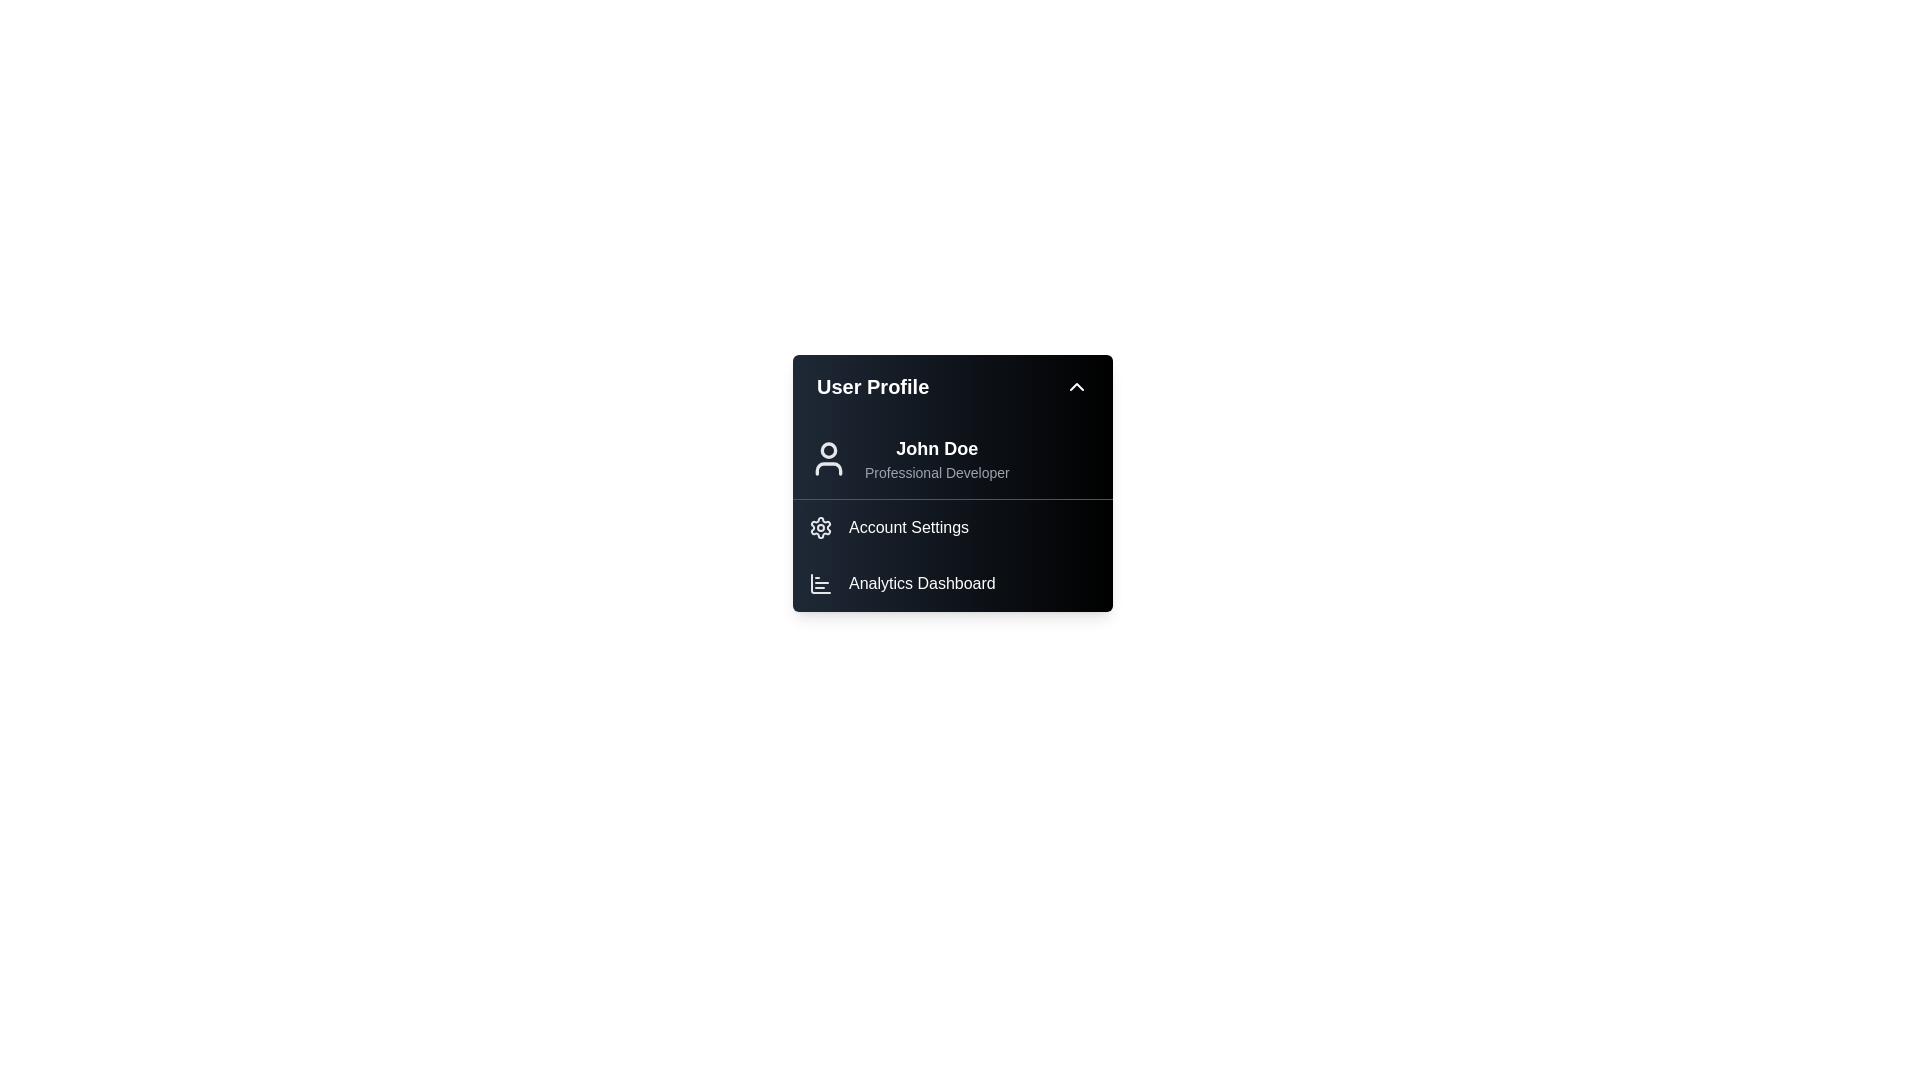  Describe the element at coordinates (952, 527) in the screenshot. I see `the 'Account Settings' option in the UserProfileMenu` at that location.